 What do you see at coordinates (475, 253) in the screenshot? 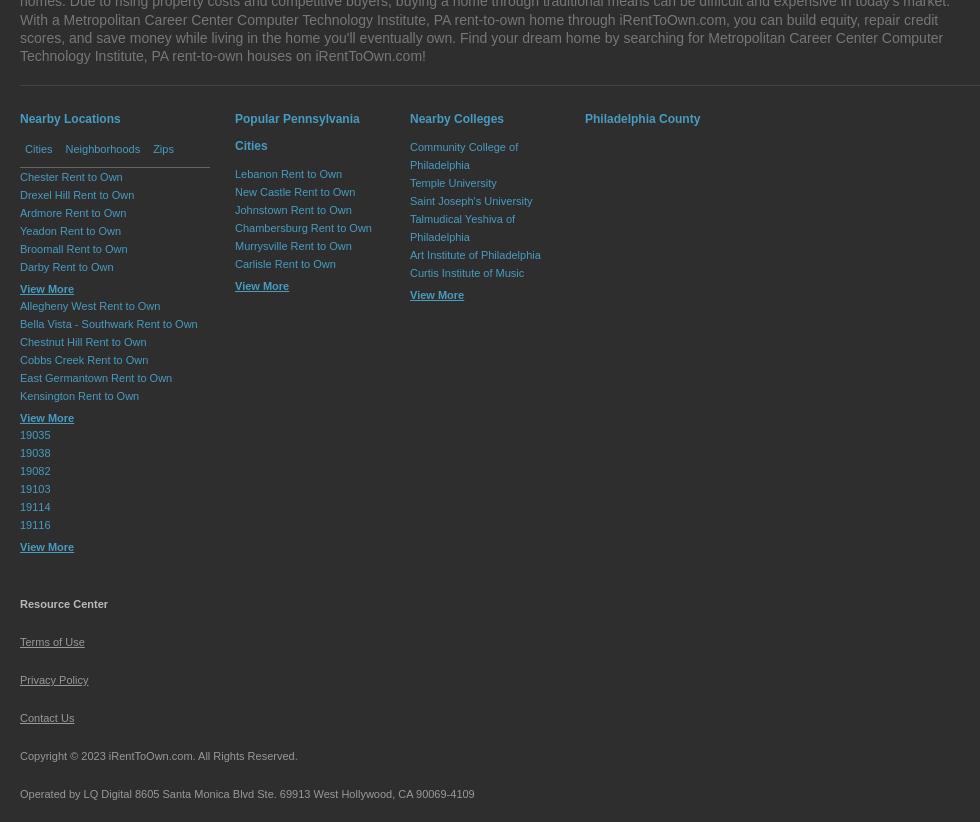
I see `'Art Institute of Philadelphia'` at bounding box center [475, 253].